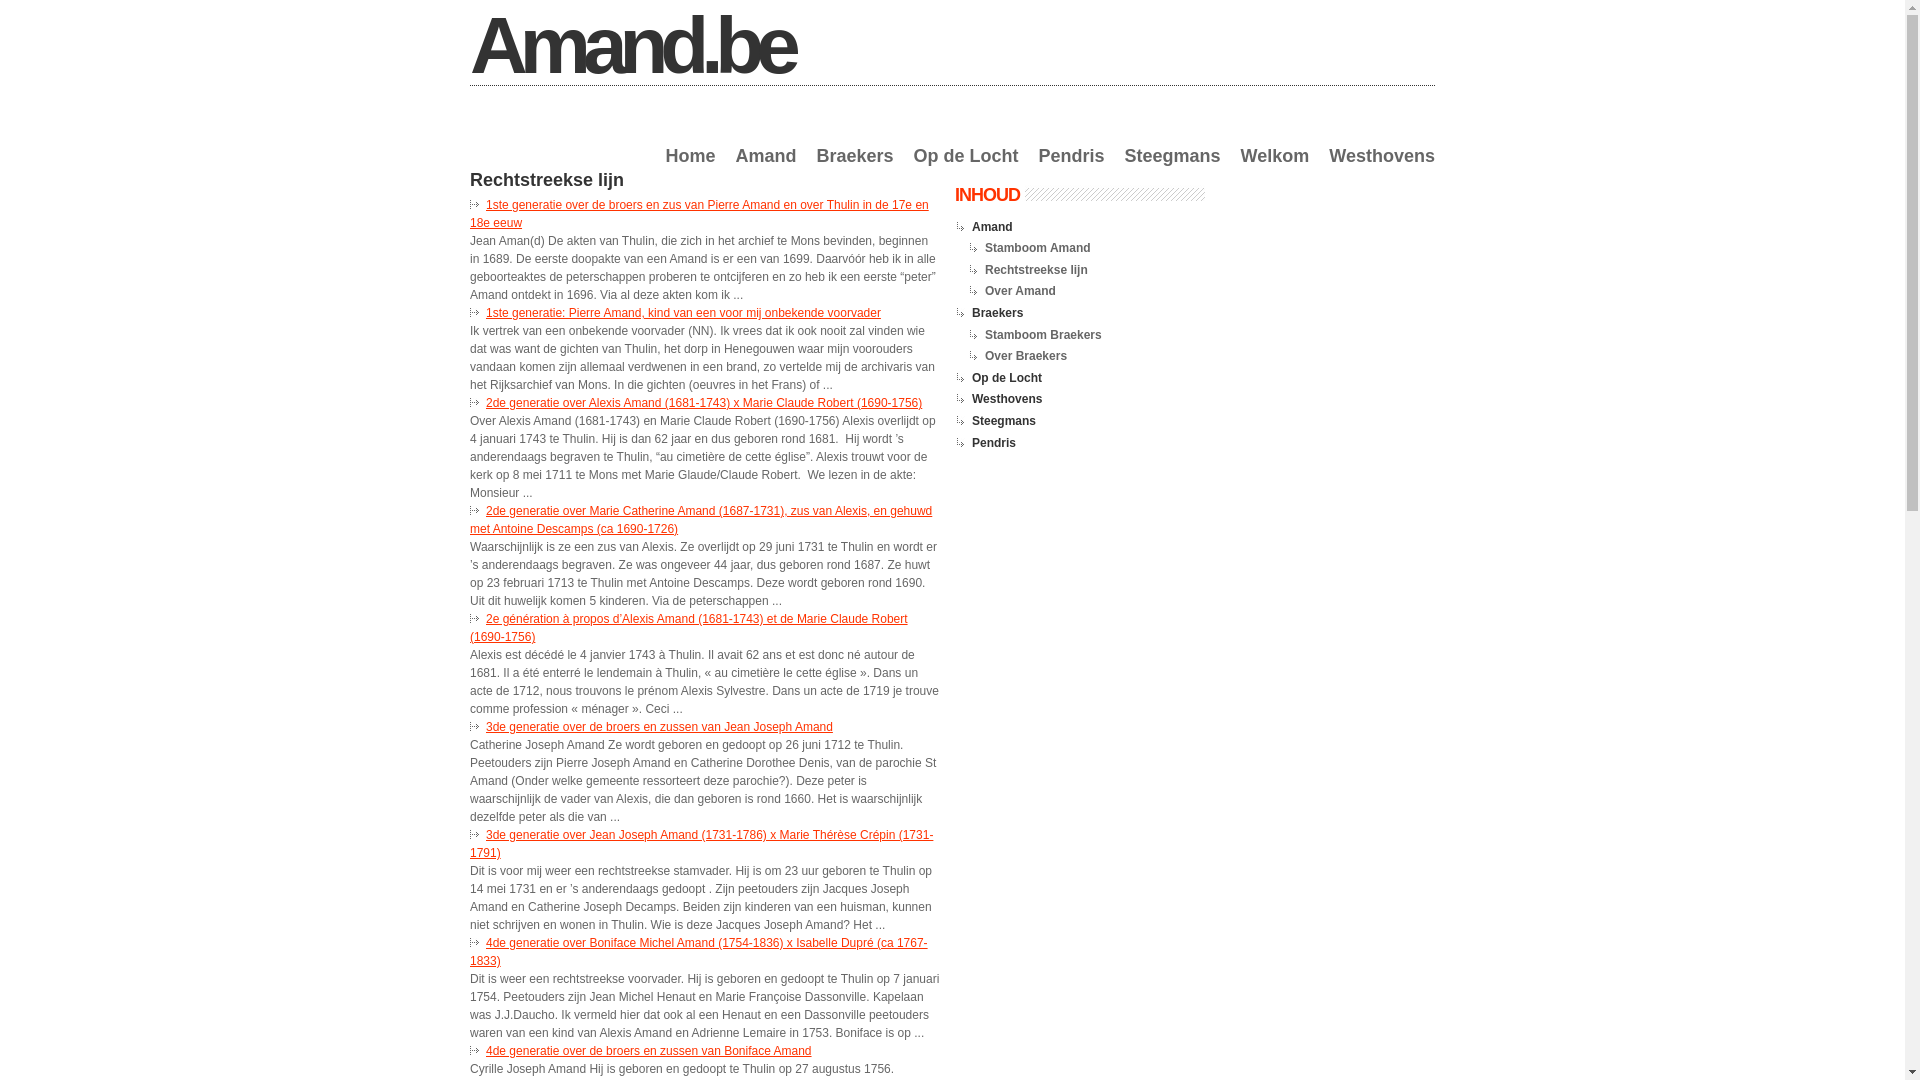 The image size is (1920, 1080). I want to click on 'Stamboom Amand', so click(1037, 246).